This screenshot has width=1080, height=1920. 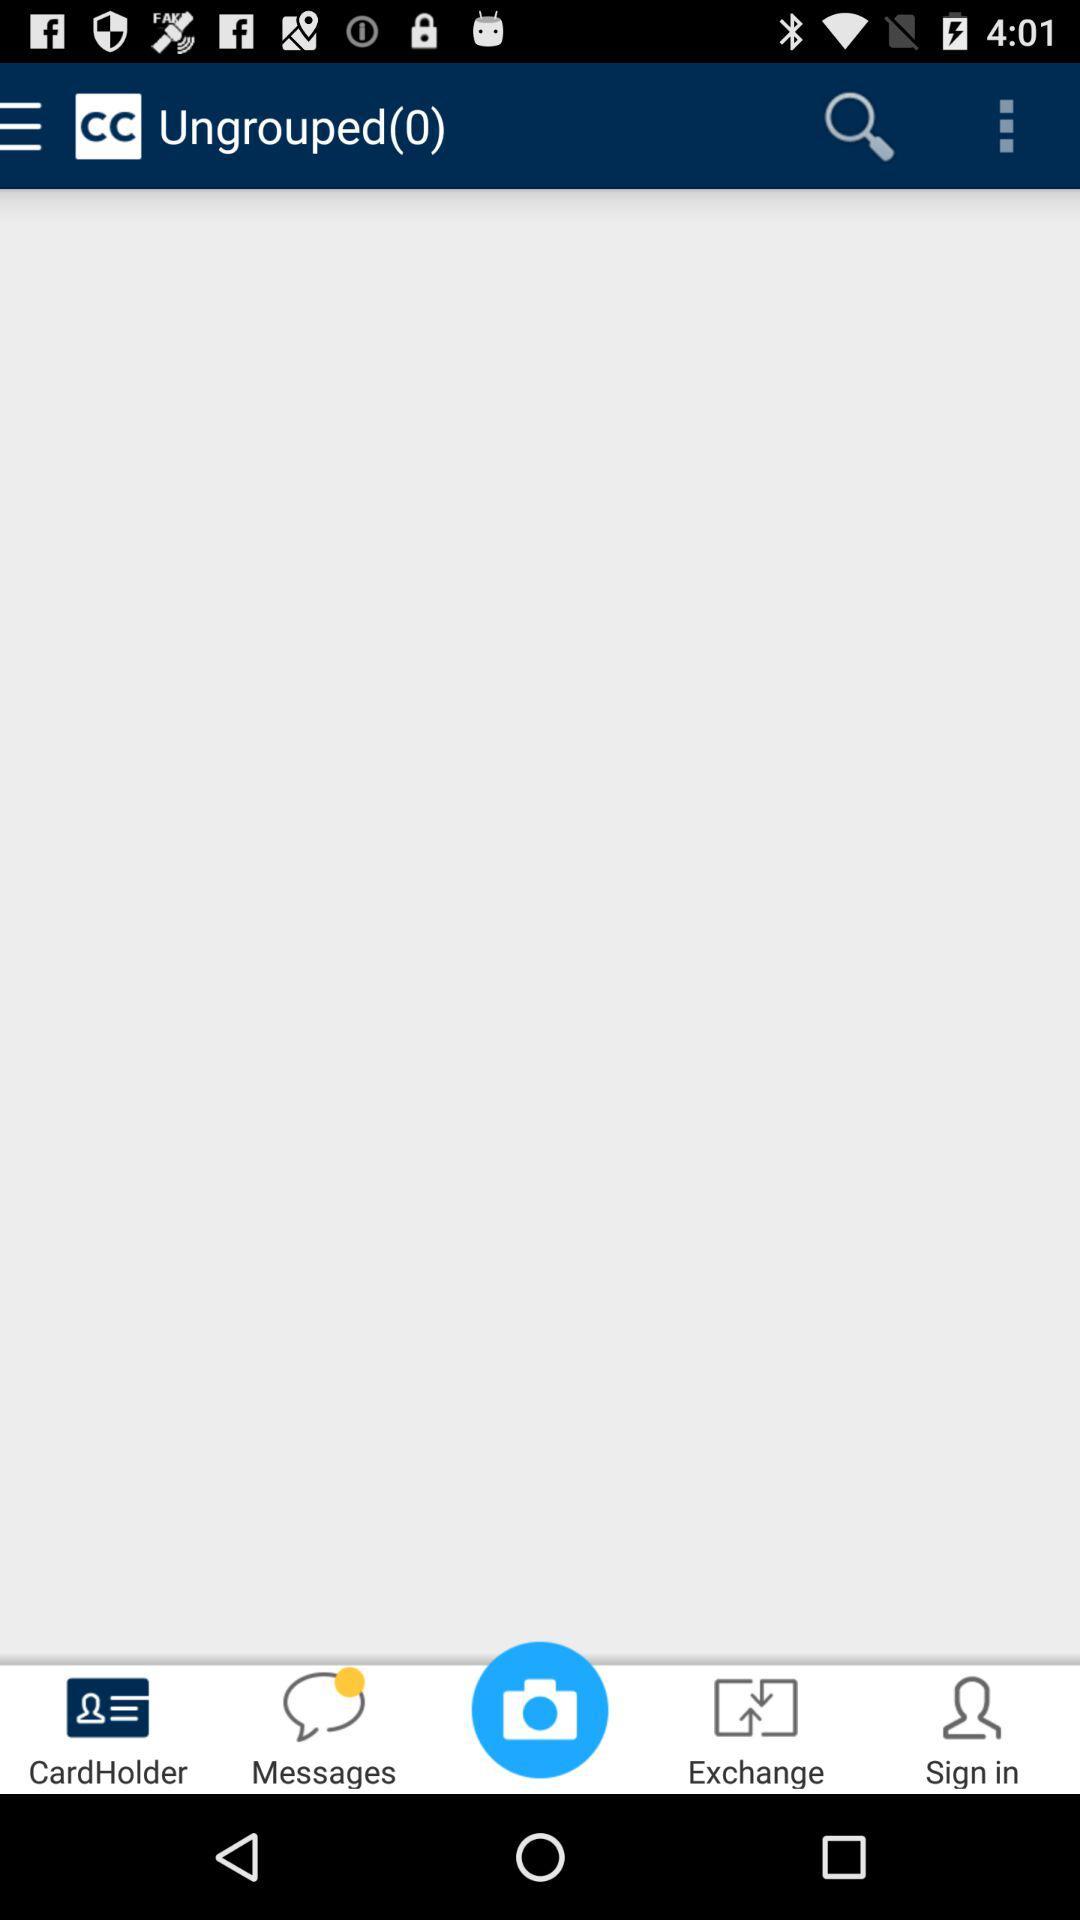 What do you see at coordinates (540, 1830) in the screenshot?
I see `the photo icon` at bounding box center [540, 1830].